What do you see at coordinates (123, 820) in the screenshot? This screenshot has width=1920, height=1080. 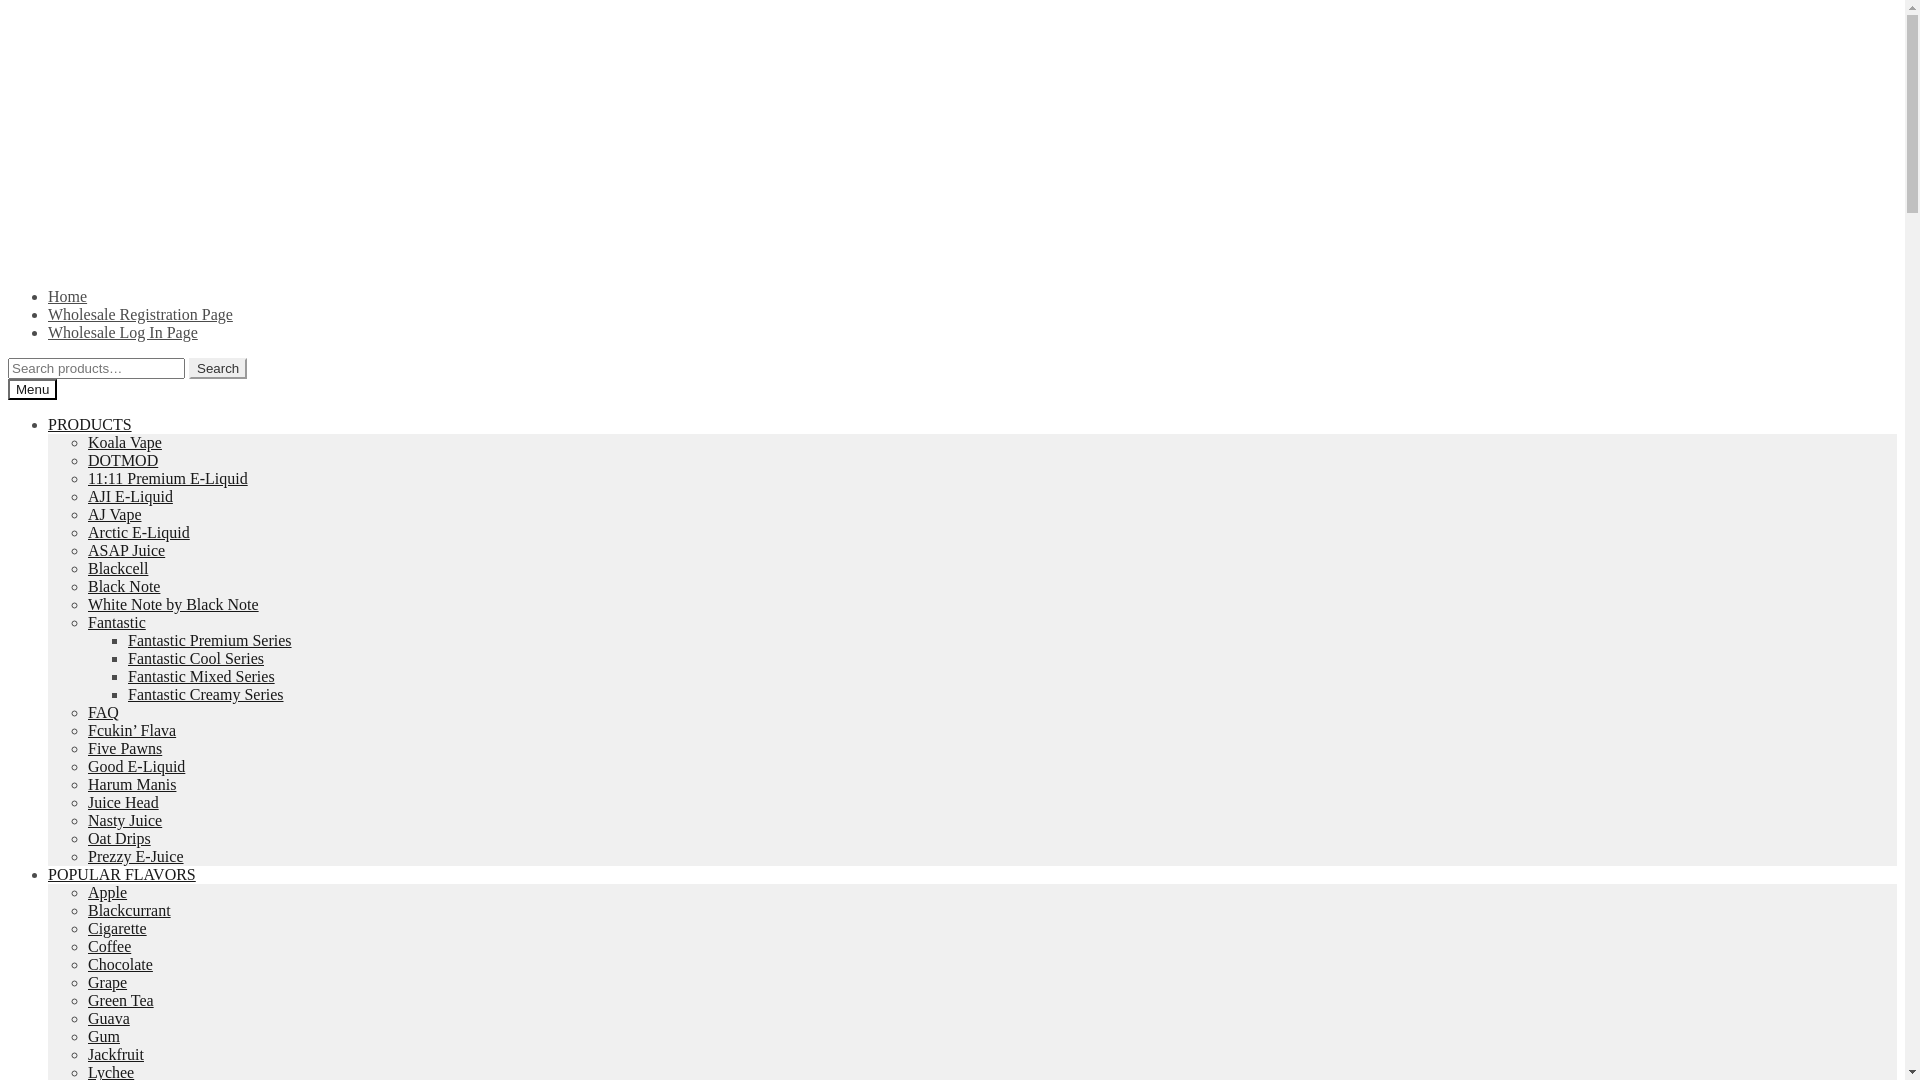 I see `'Nasty Juice'` at bounding box center [123, 820].